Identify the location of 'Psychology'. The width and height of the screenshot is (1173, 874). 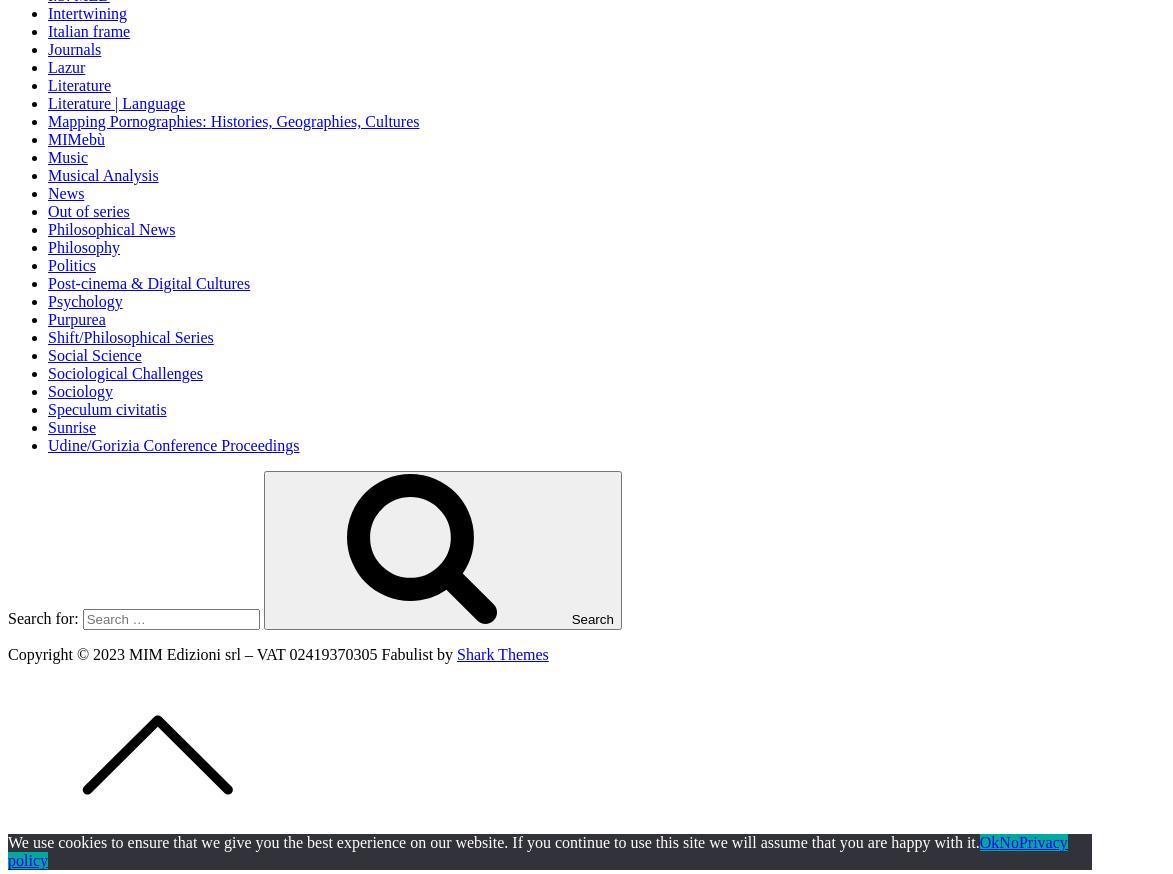
(85, 299).